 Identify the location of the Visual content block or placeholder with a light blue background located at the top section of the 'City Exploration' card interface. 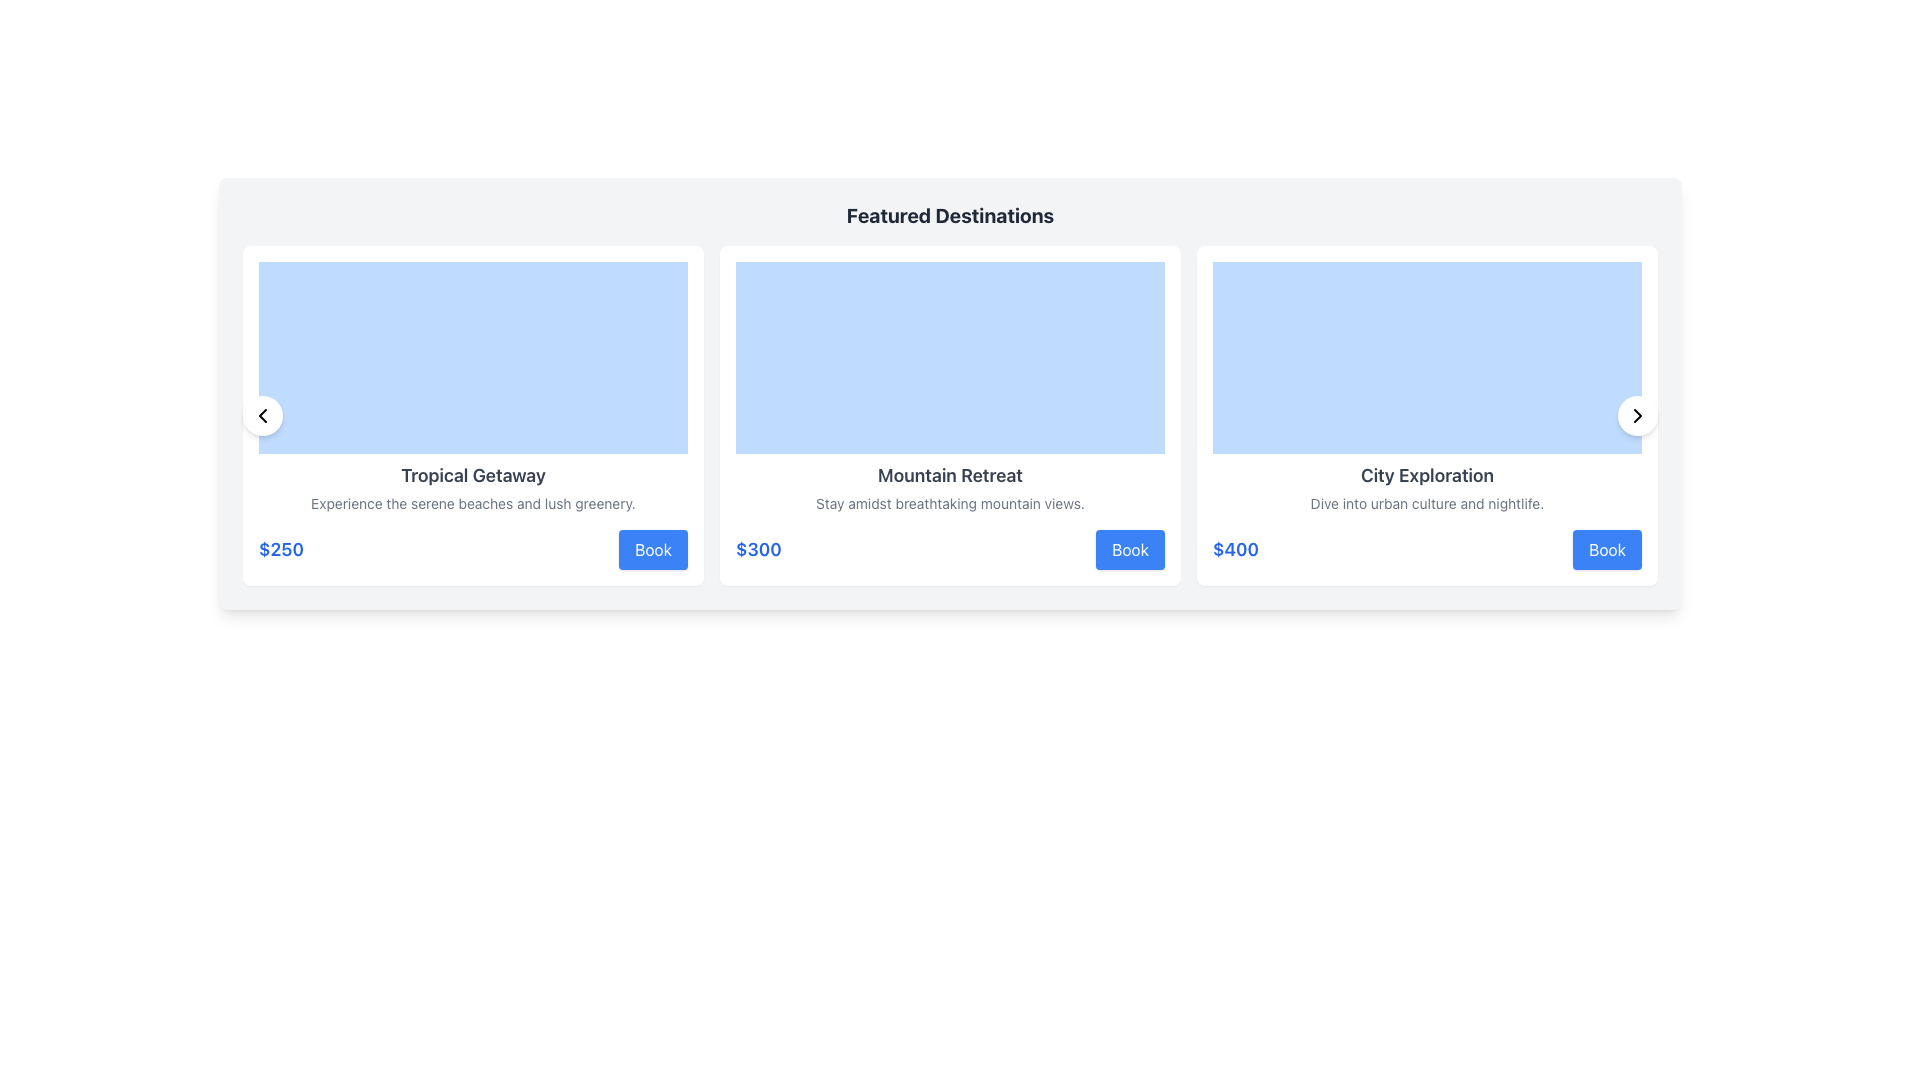
(1426, 357).